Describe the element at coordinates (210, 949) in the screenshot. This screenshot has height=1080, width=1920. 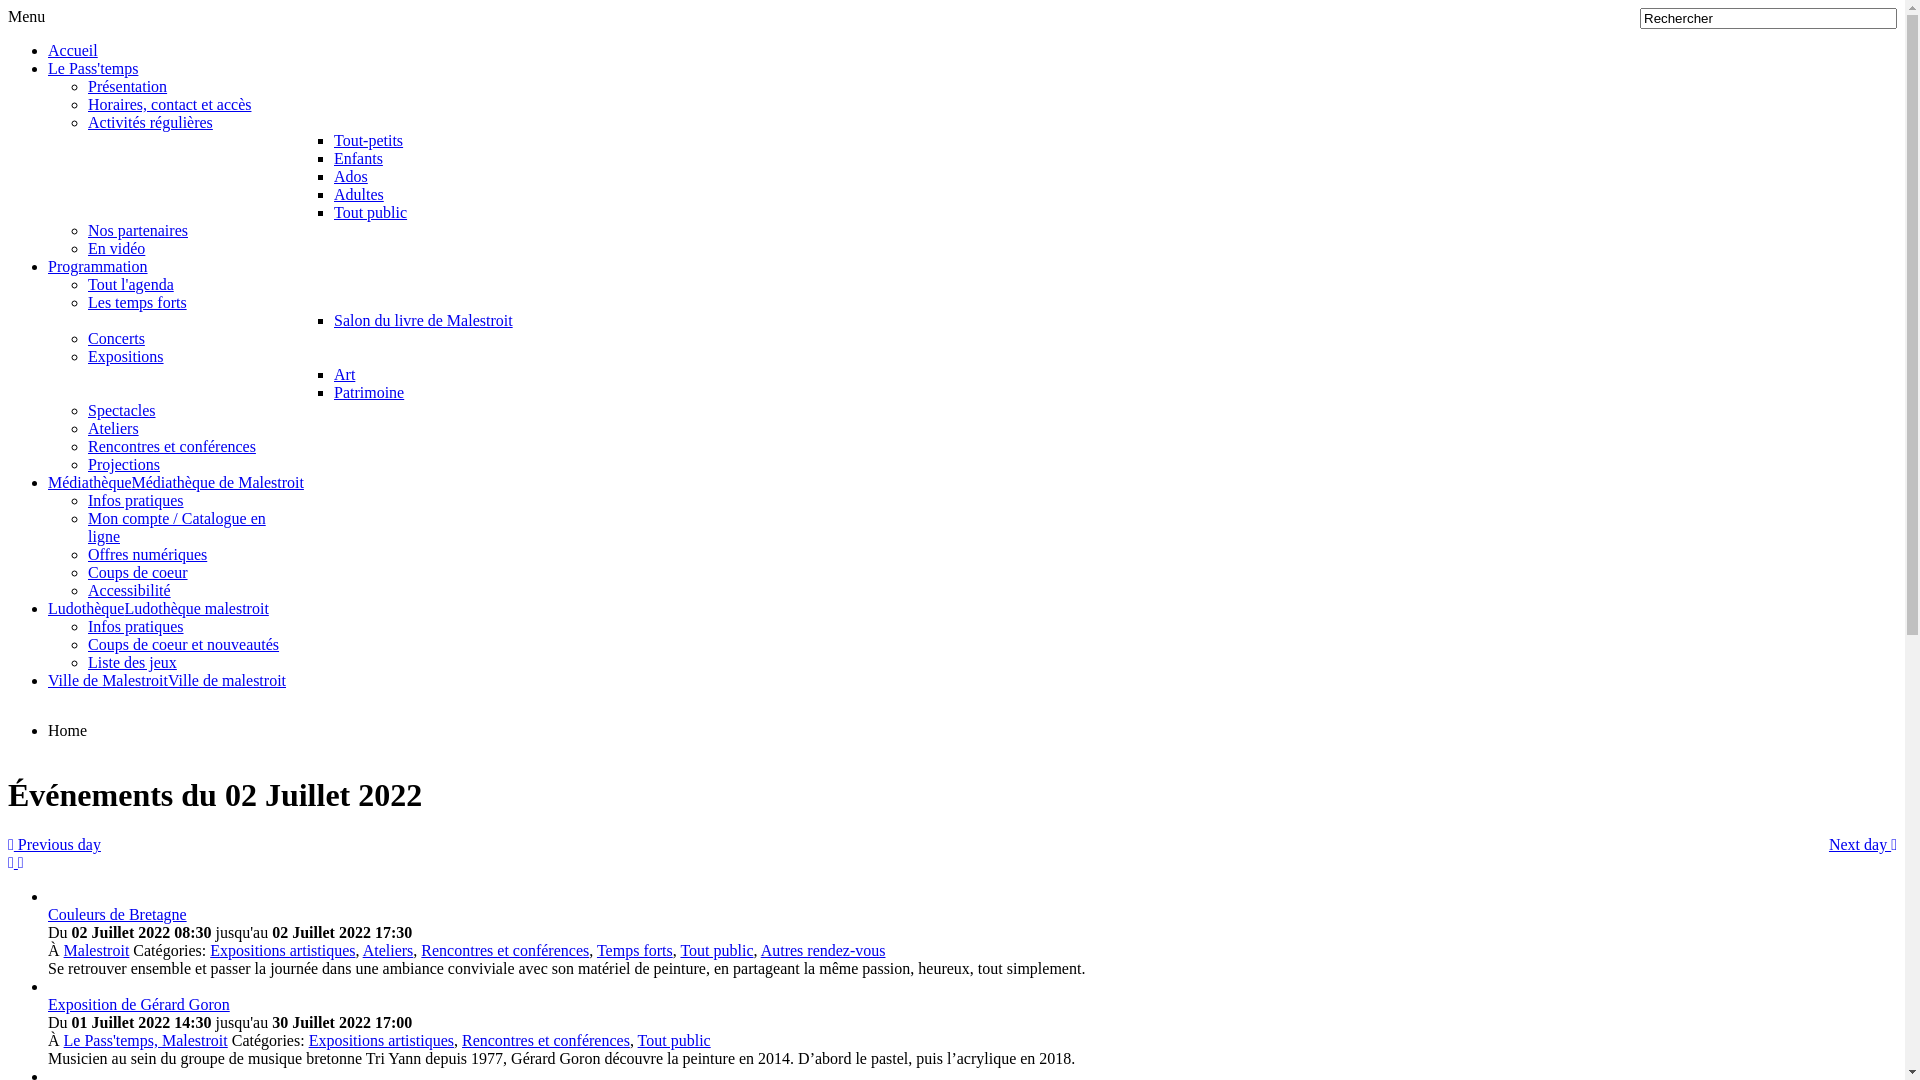
I see `'Expositions artistiques'` at that location.